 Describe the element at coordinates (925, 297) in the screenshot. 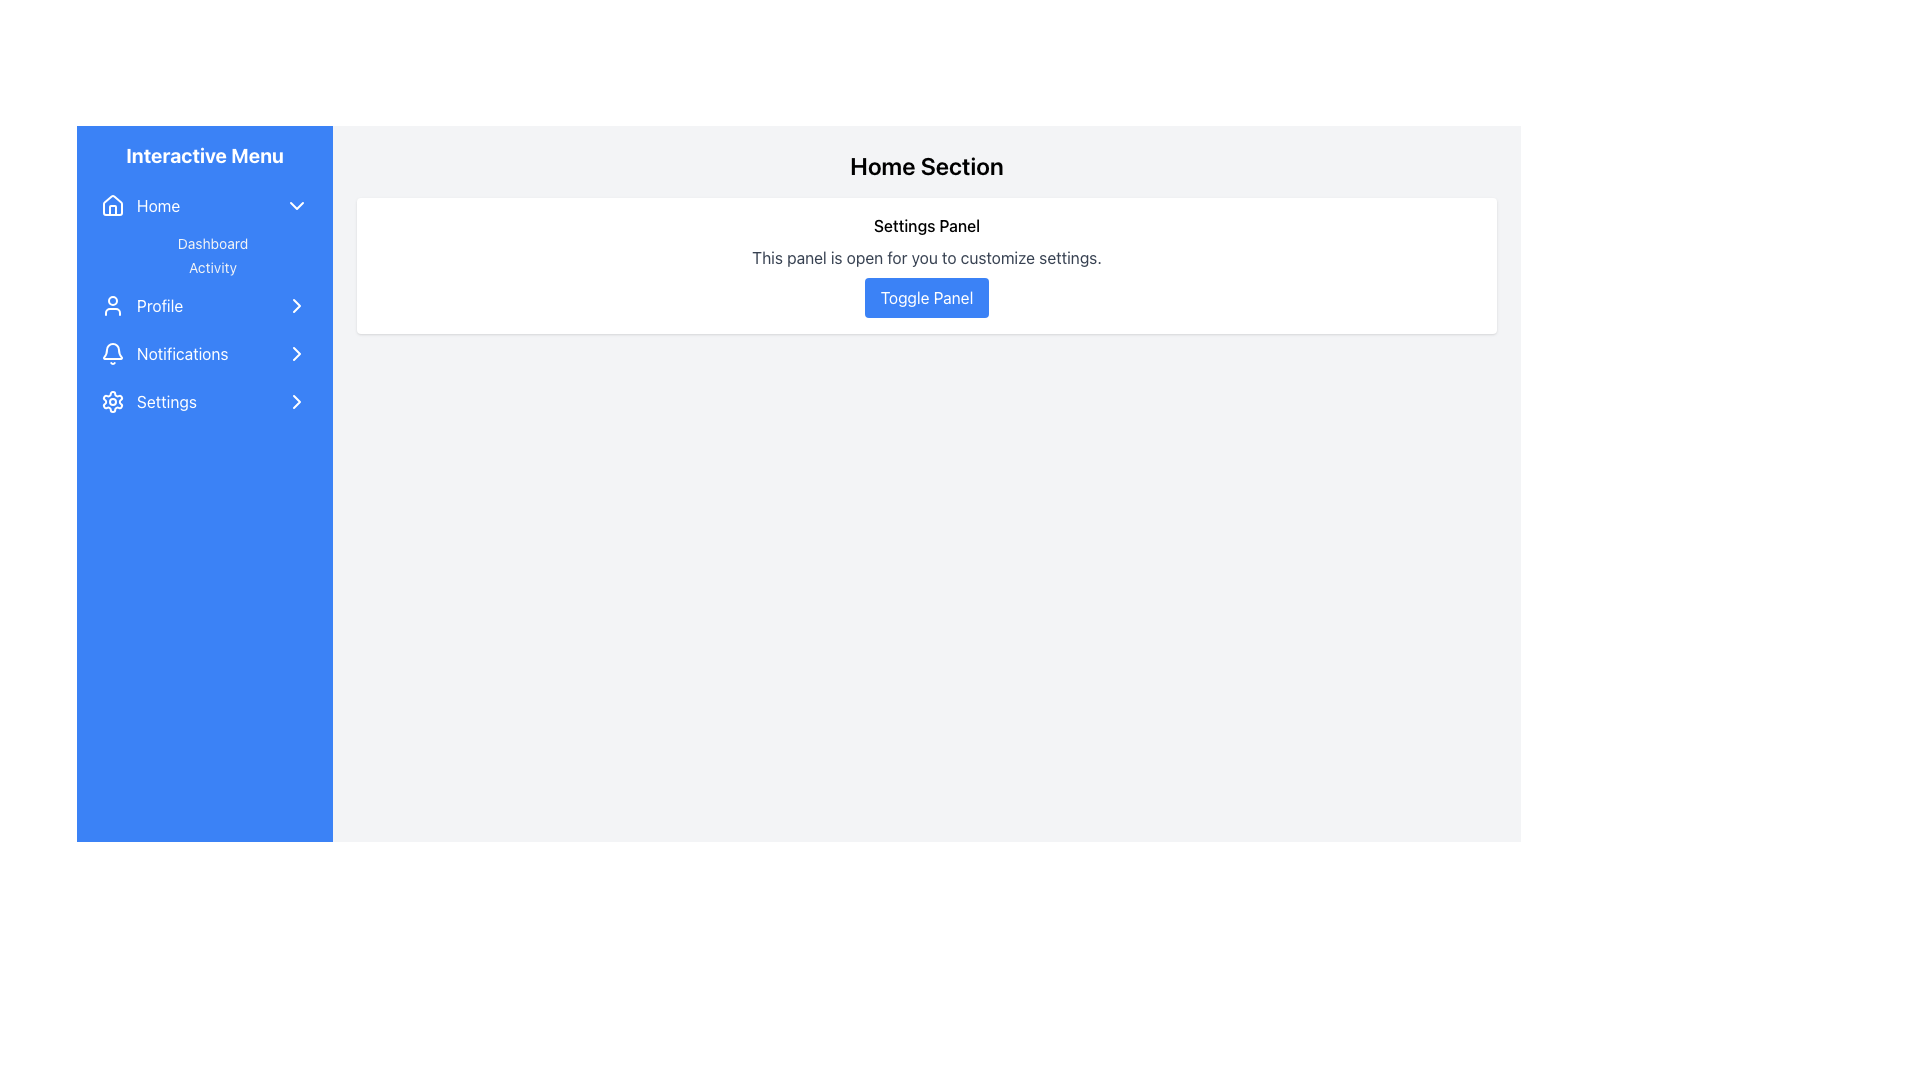

I see `the button located at the bottom of the Settings Panel, below the text 'This panel is open for you to customize settings.'` at that location.